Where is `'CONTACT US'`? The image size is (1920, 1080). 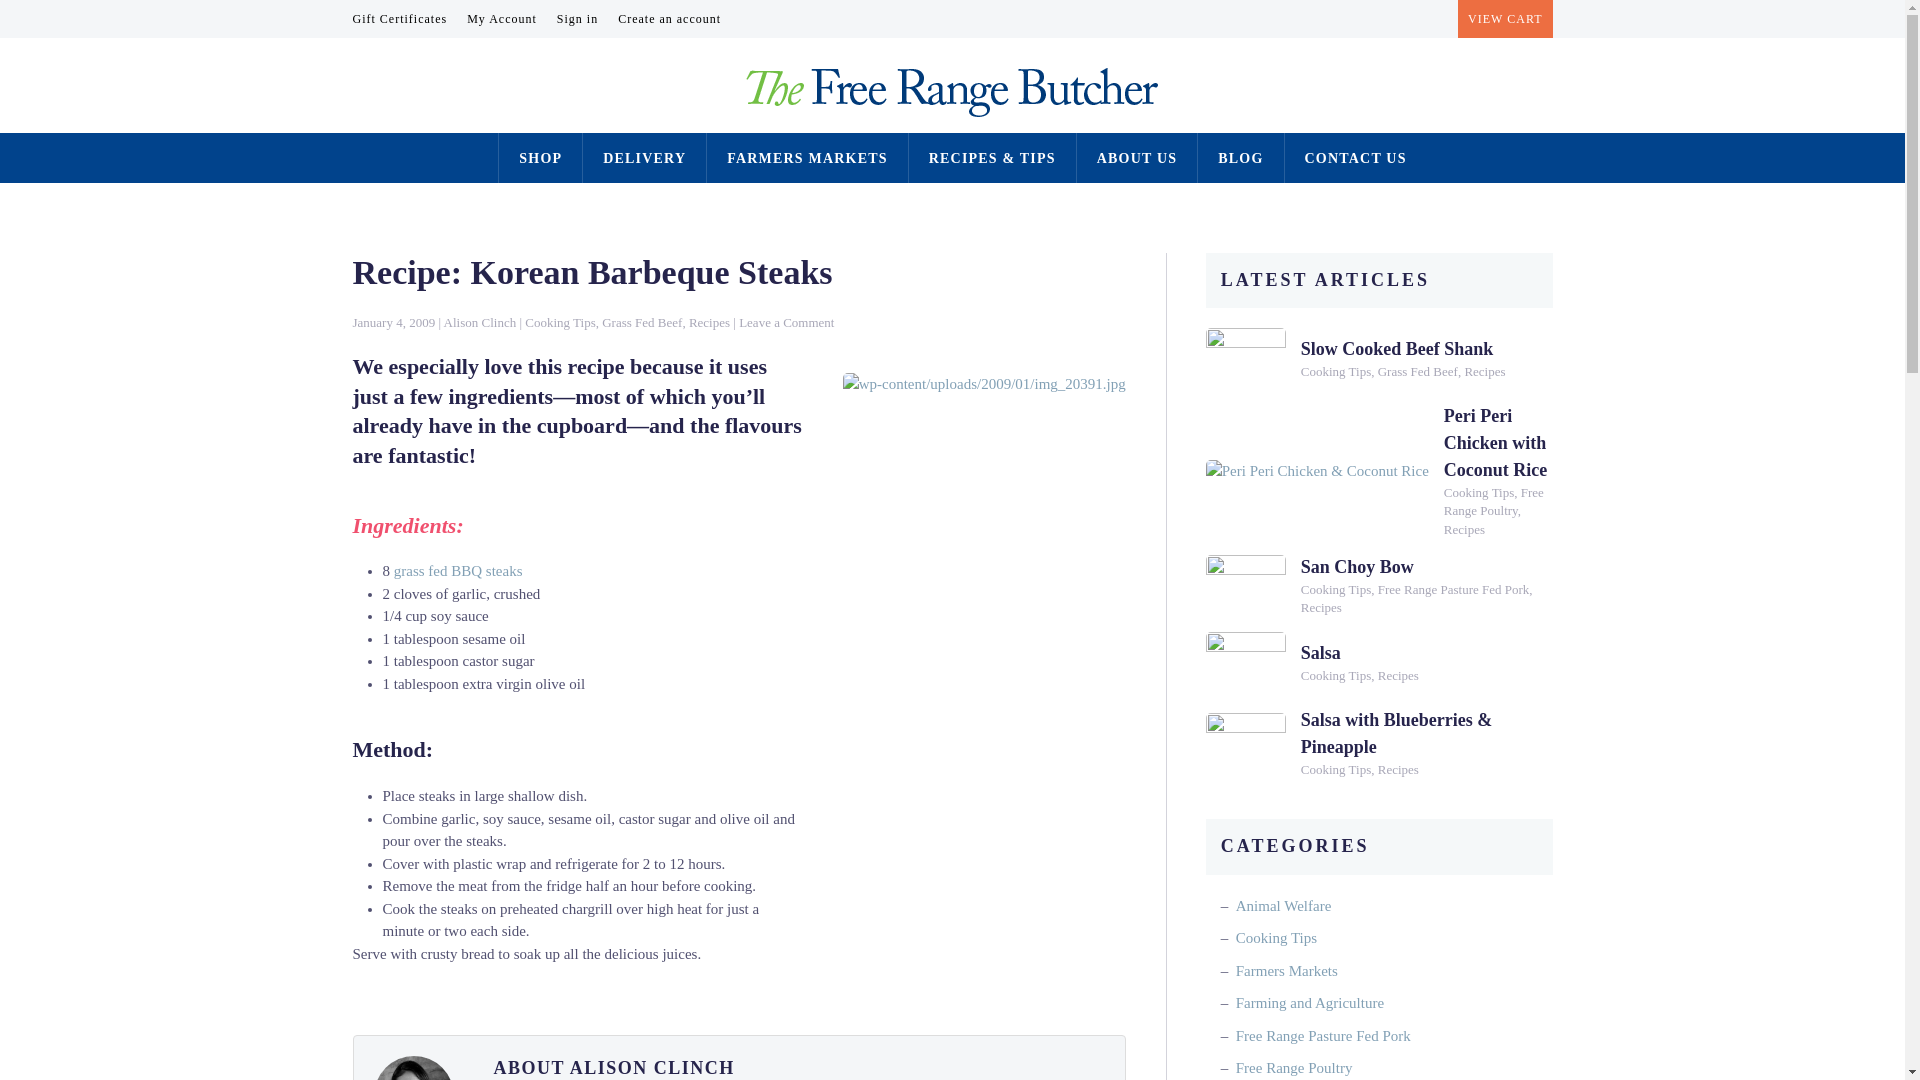
'CONTACT US' is located at coordinates (1356, 157).